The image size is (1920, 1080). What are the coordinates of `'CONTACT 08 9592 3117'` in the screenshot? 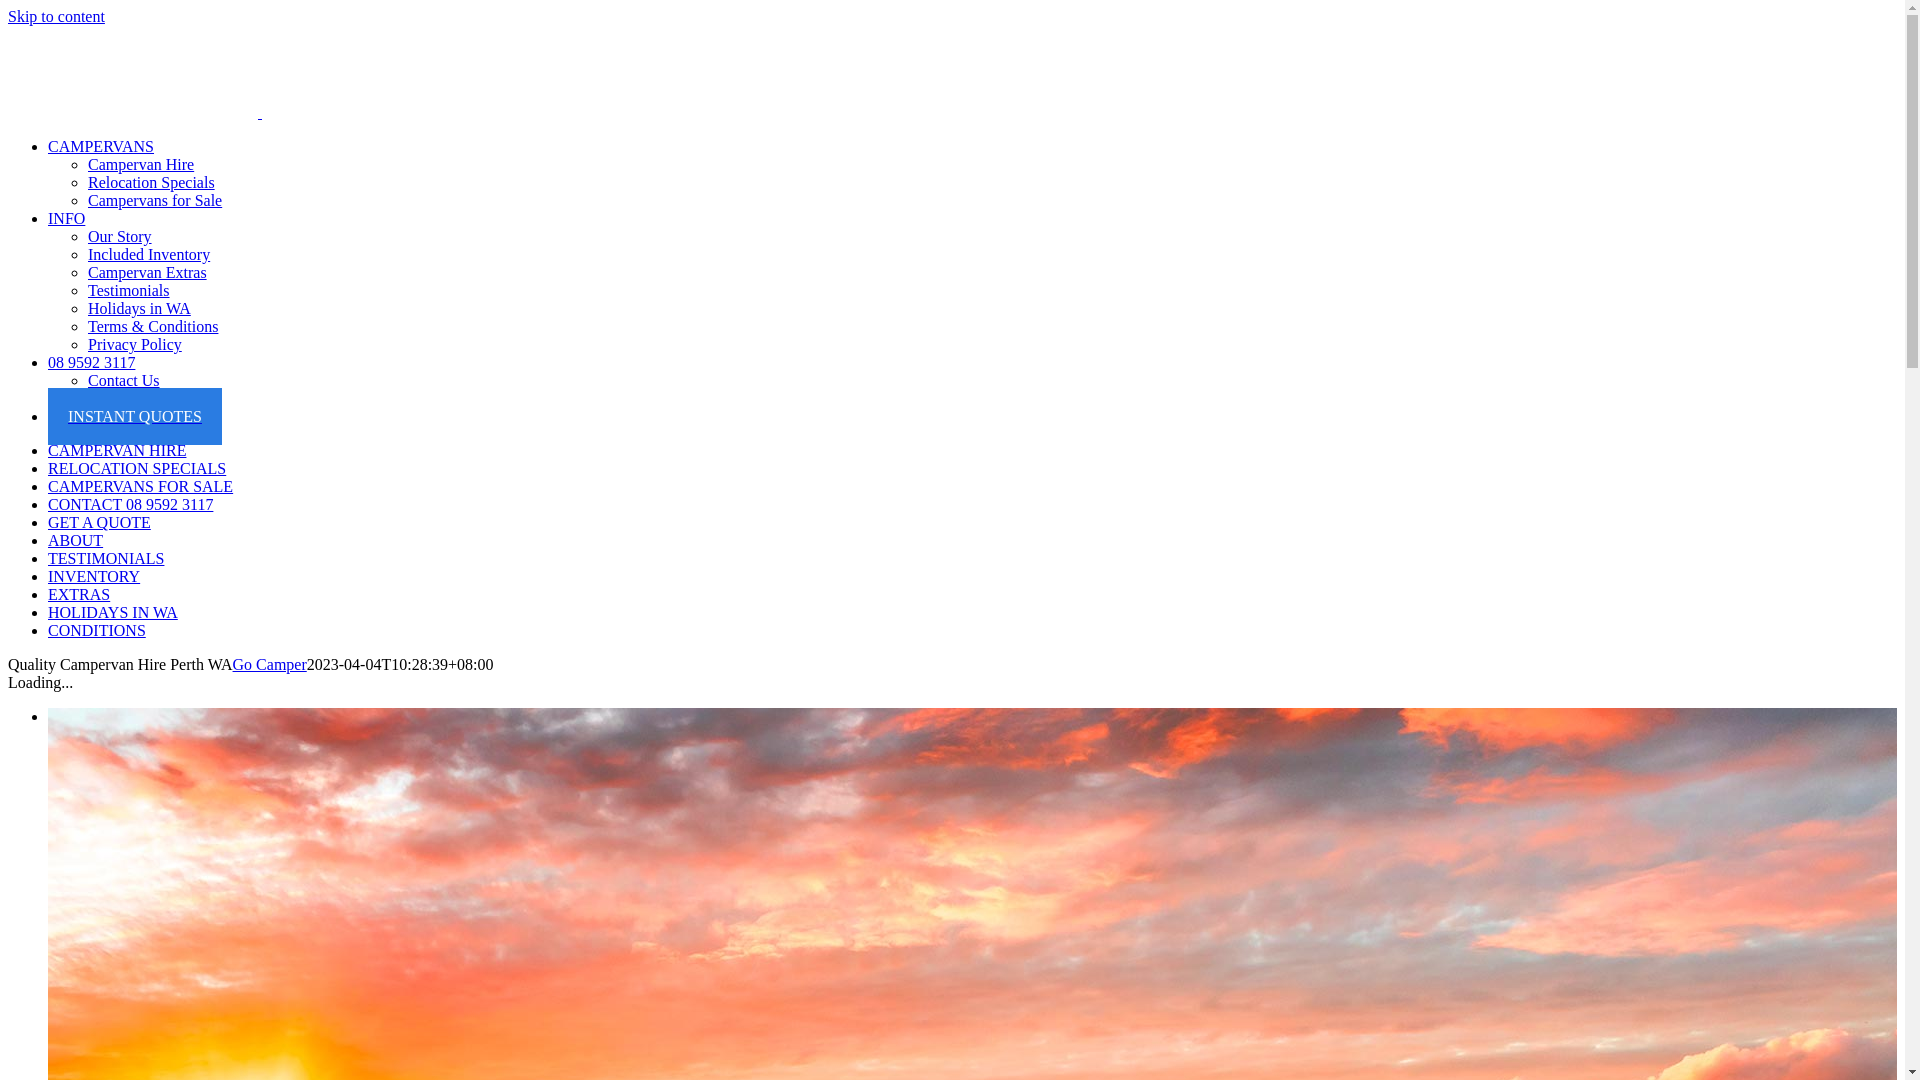 It's located at (129, 503).